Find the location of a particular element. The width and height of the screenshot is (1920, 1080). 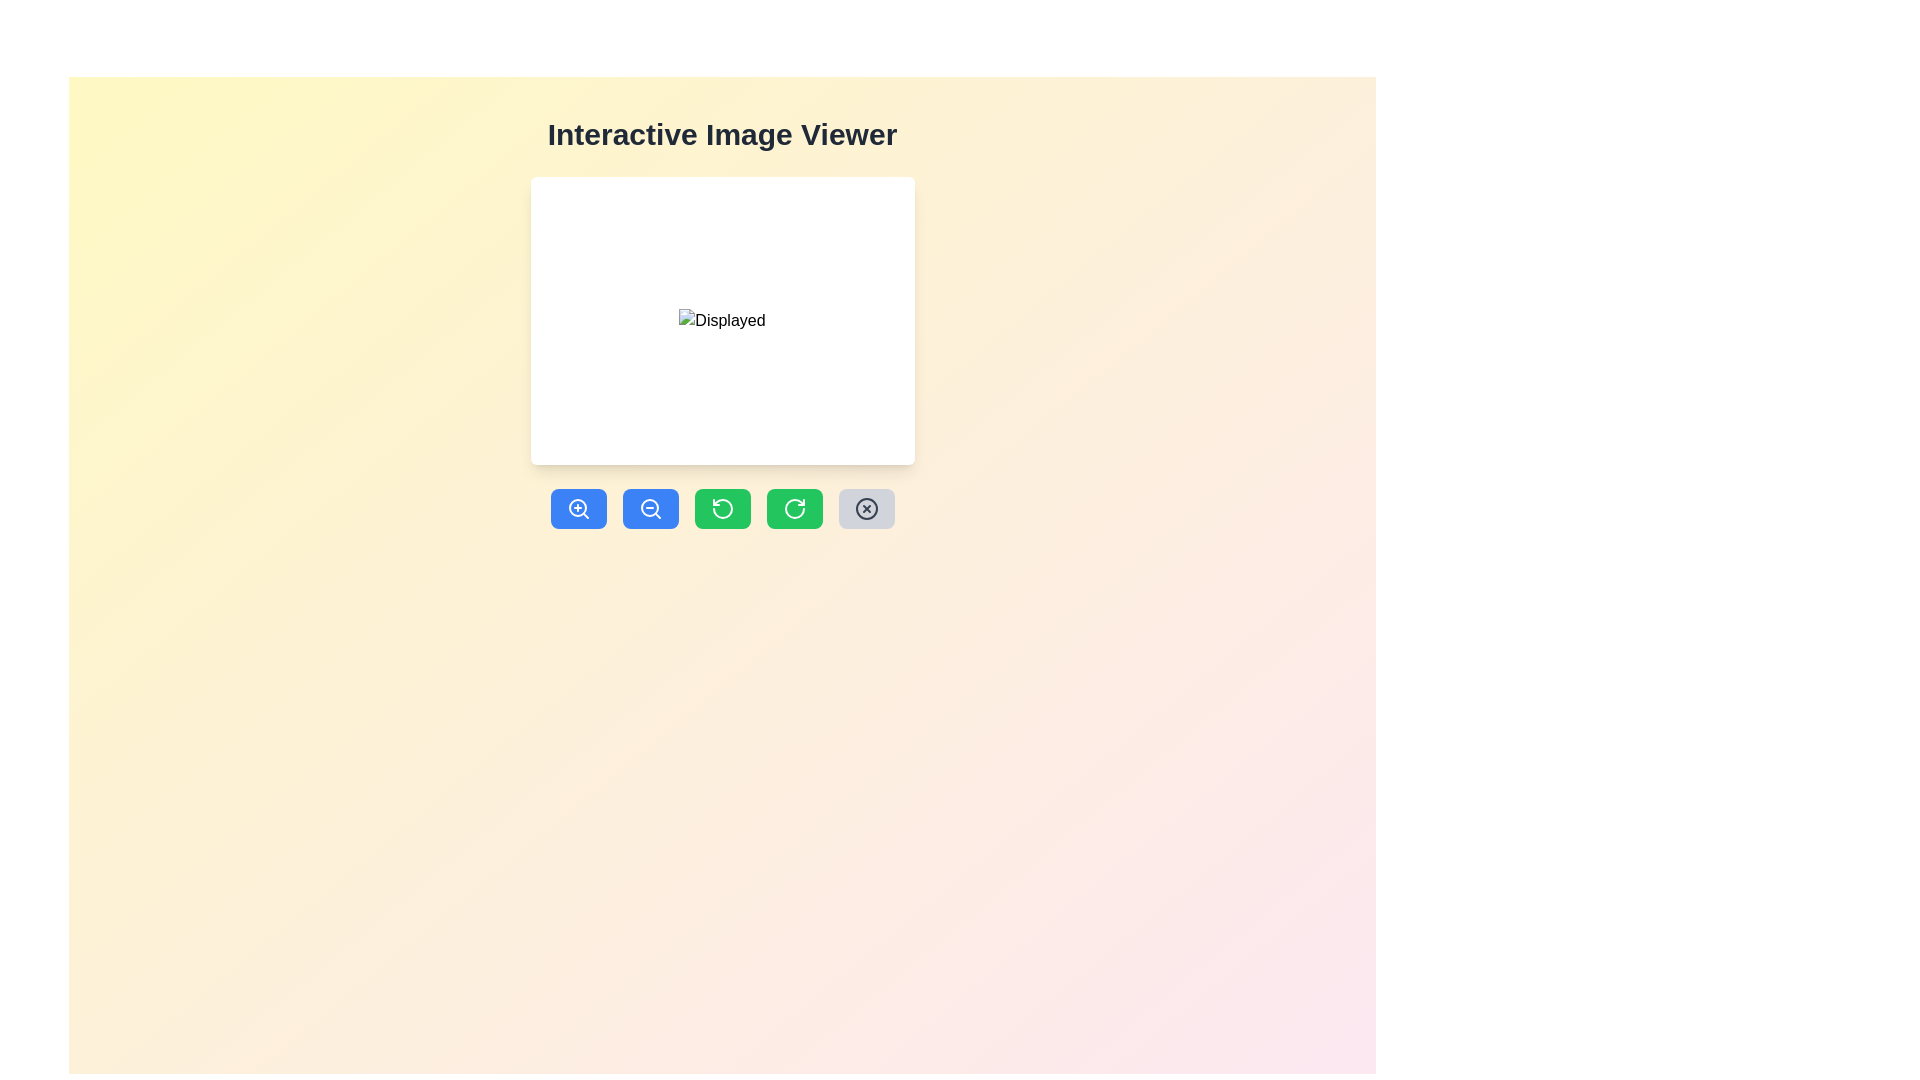

the circular arrow icon button with a green background, which functions as a rotate or reset button located in the fourth position in a horizontal row of controls is located at coordinates (793, 508).